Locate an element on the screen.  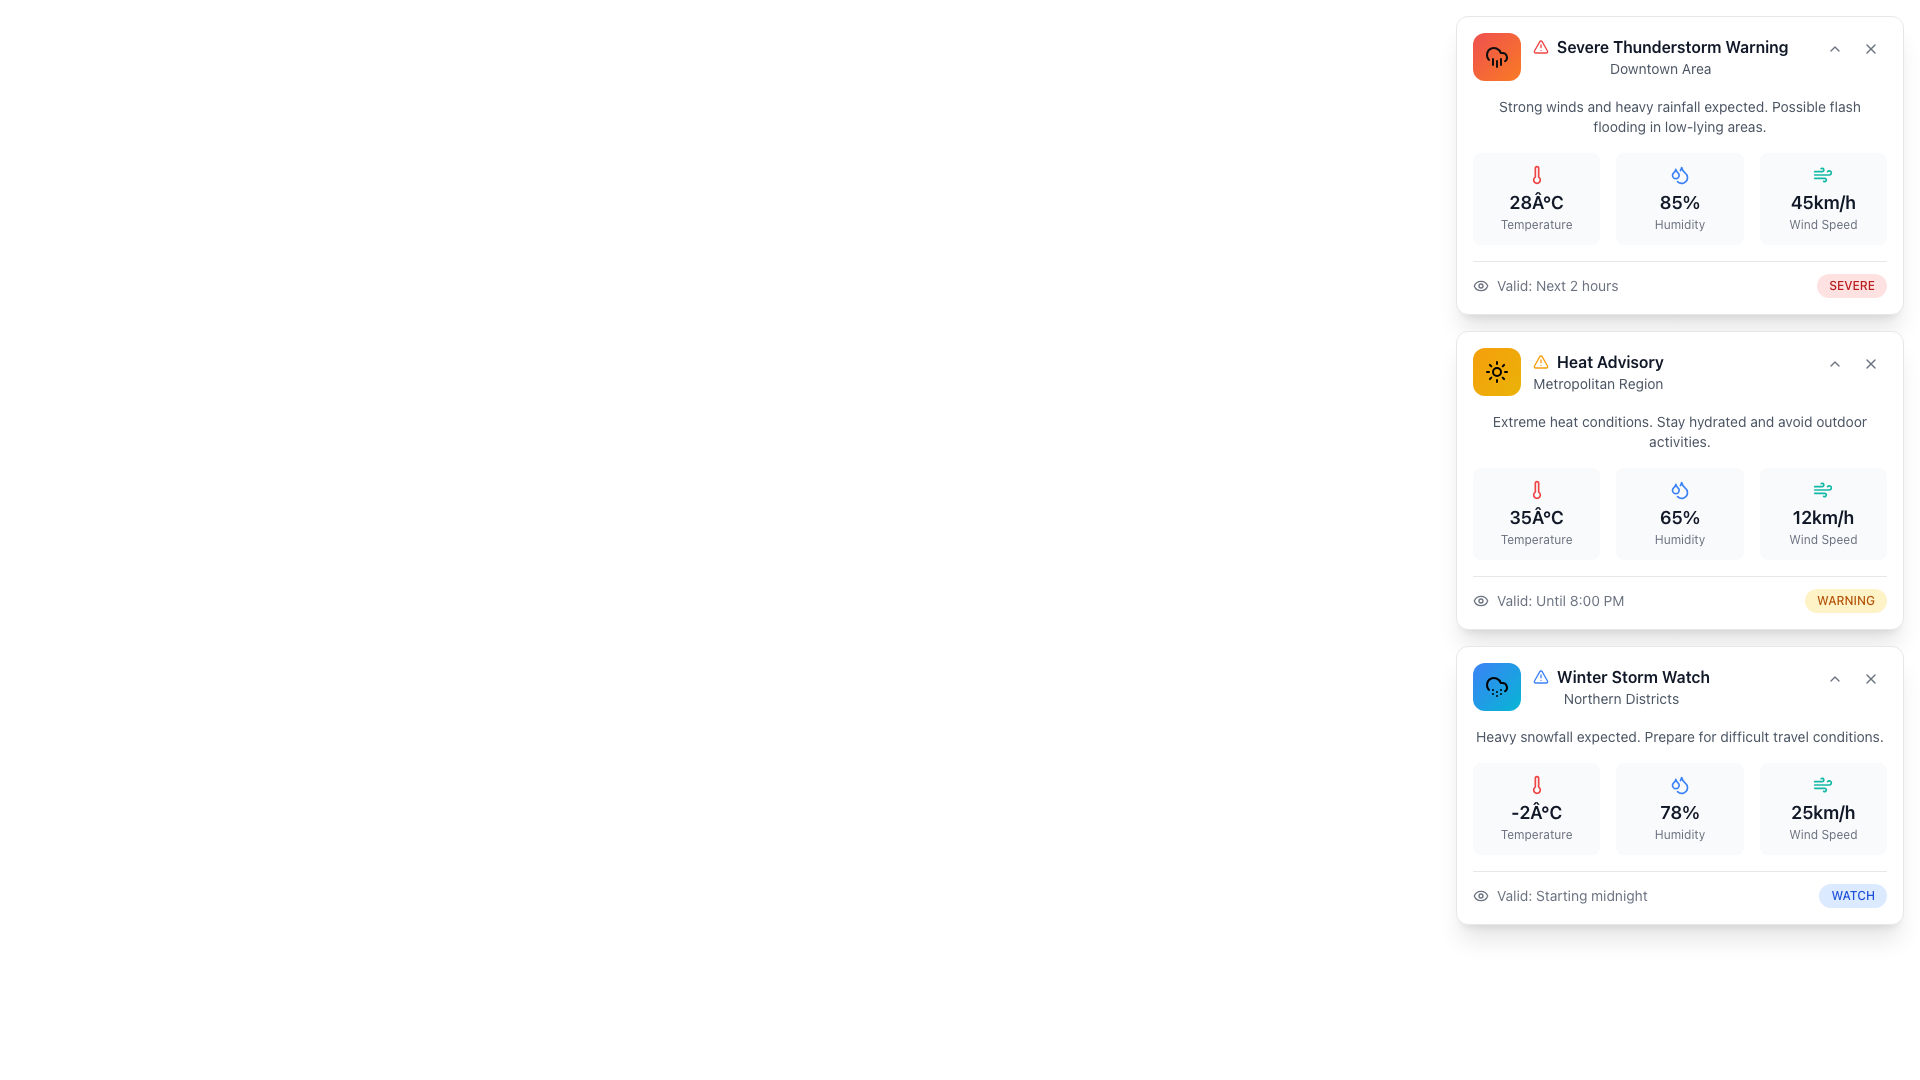
the visibility icon located in the footer section of the 'Severe Thunderstorm Warning' card, which is positioned to the left of the text 'Valid: Next 2 hours' is located at coordinates (1481, 285).